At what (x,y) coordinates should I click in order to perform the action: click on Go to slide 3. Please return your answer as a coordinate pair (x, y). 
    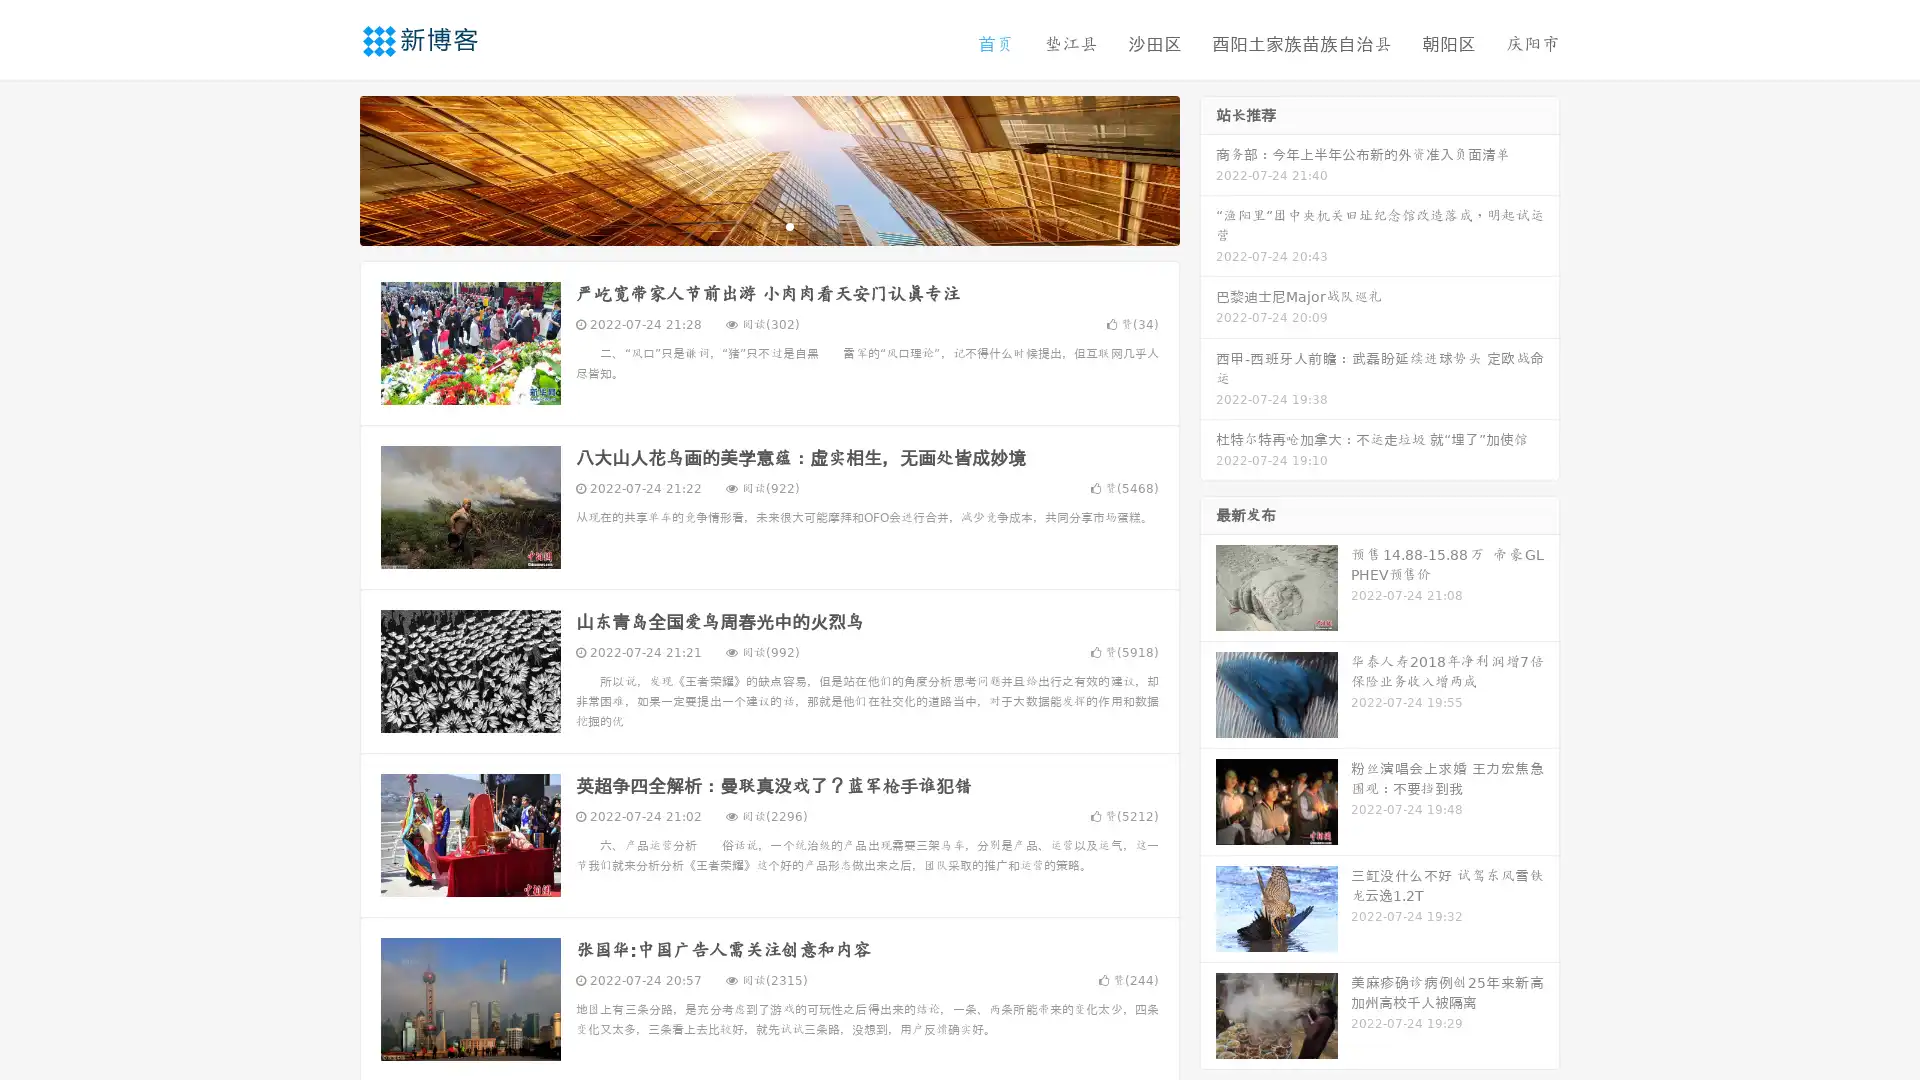
    Looking at the image, I should click on (789, 225).